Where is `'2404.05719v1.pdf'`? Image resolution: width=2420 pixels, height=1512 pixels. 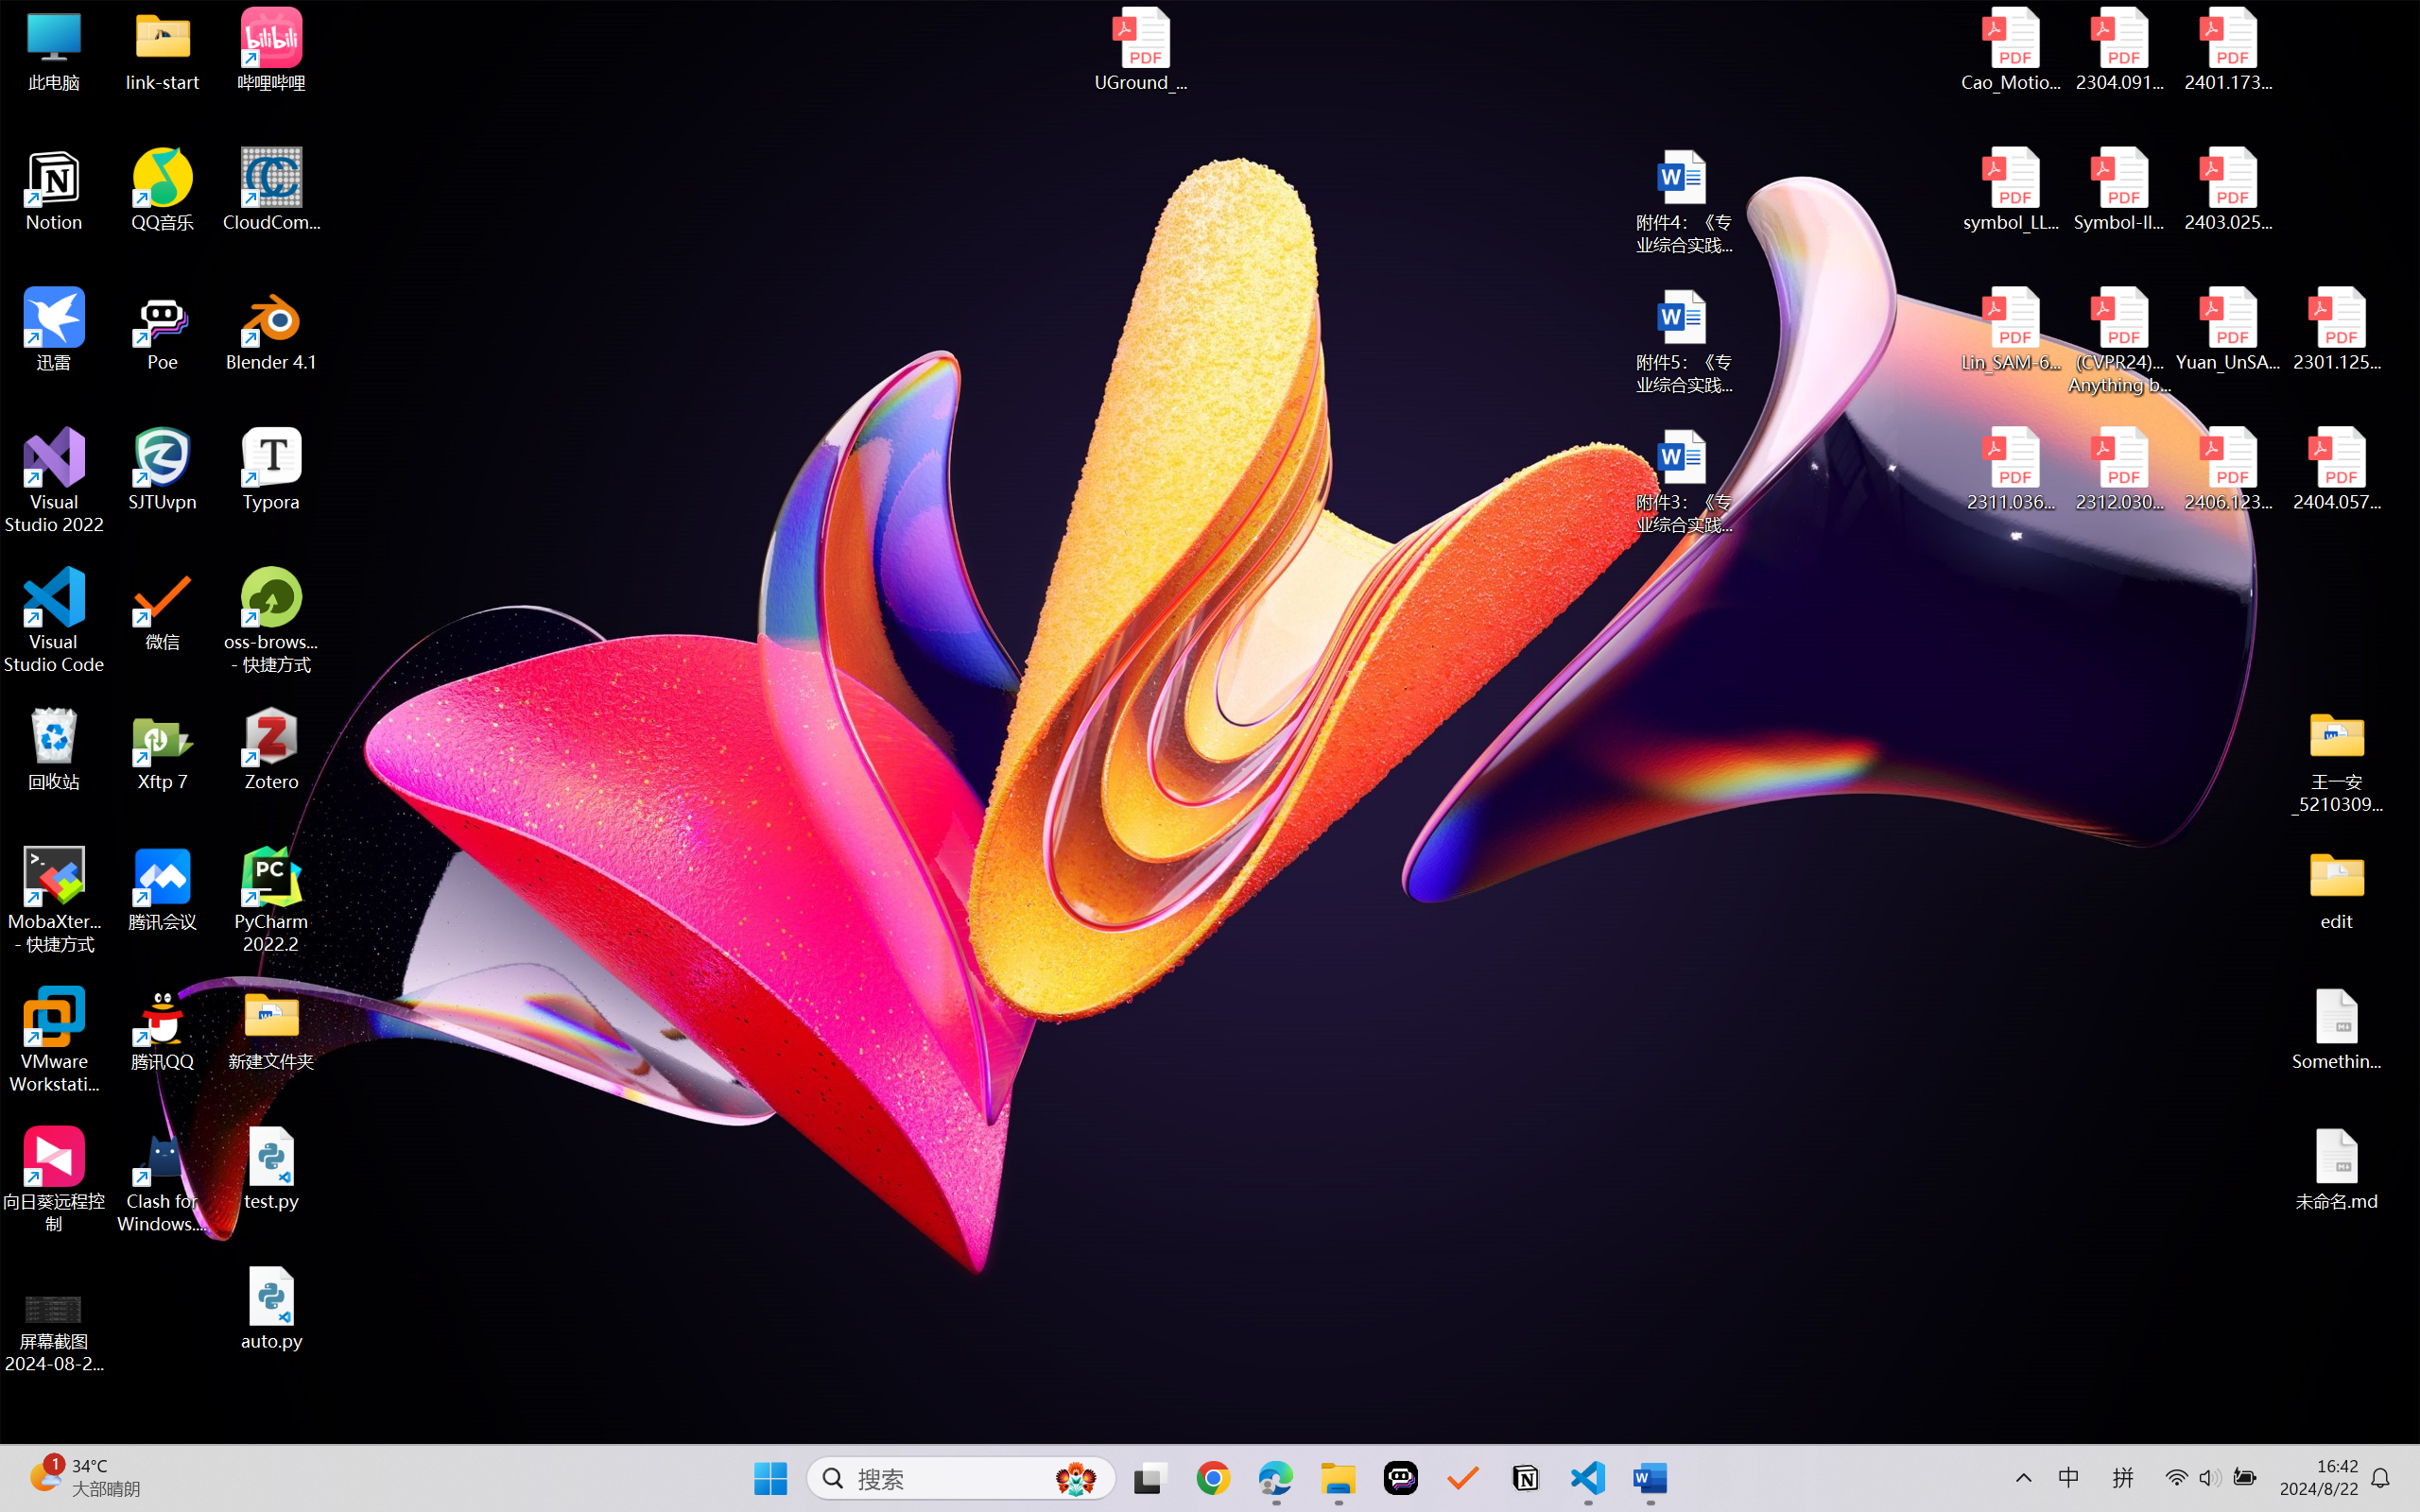 '2404.05719v1.pdf' is located at coordinates (2335, 469).